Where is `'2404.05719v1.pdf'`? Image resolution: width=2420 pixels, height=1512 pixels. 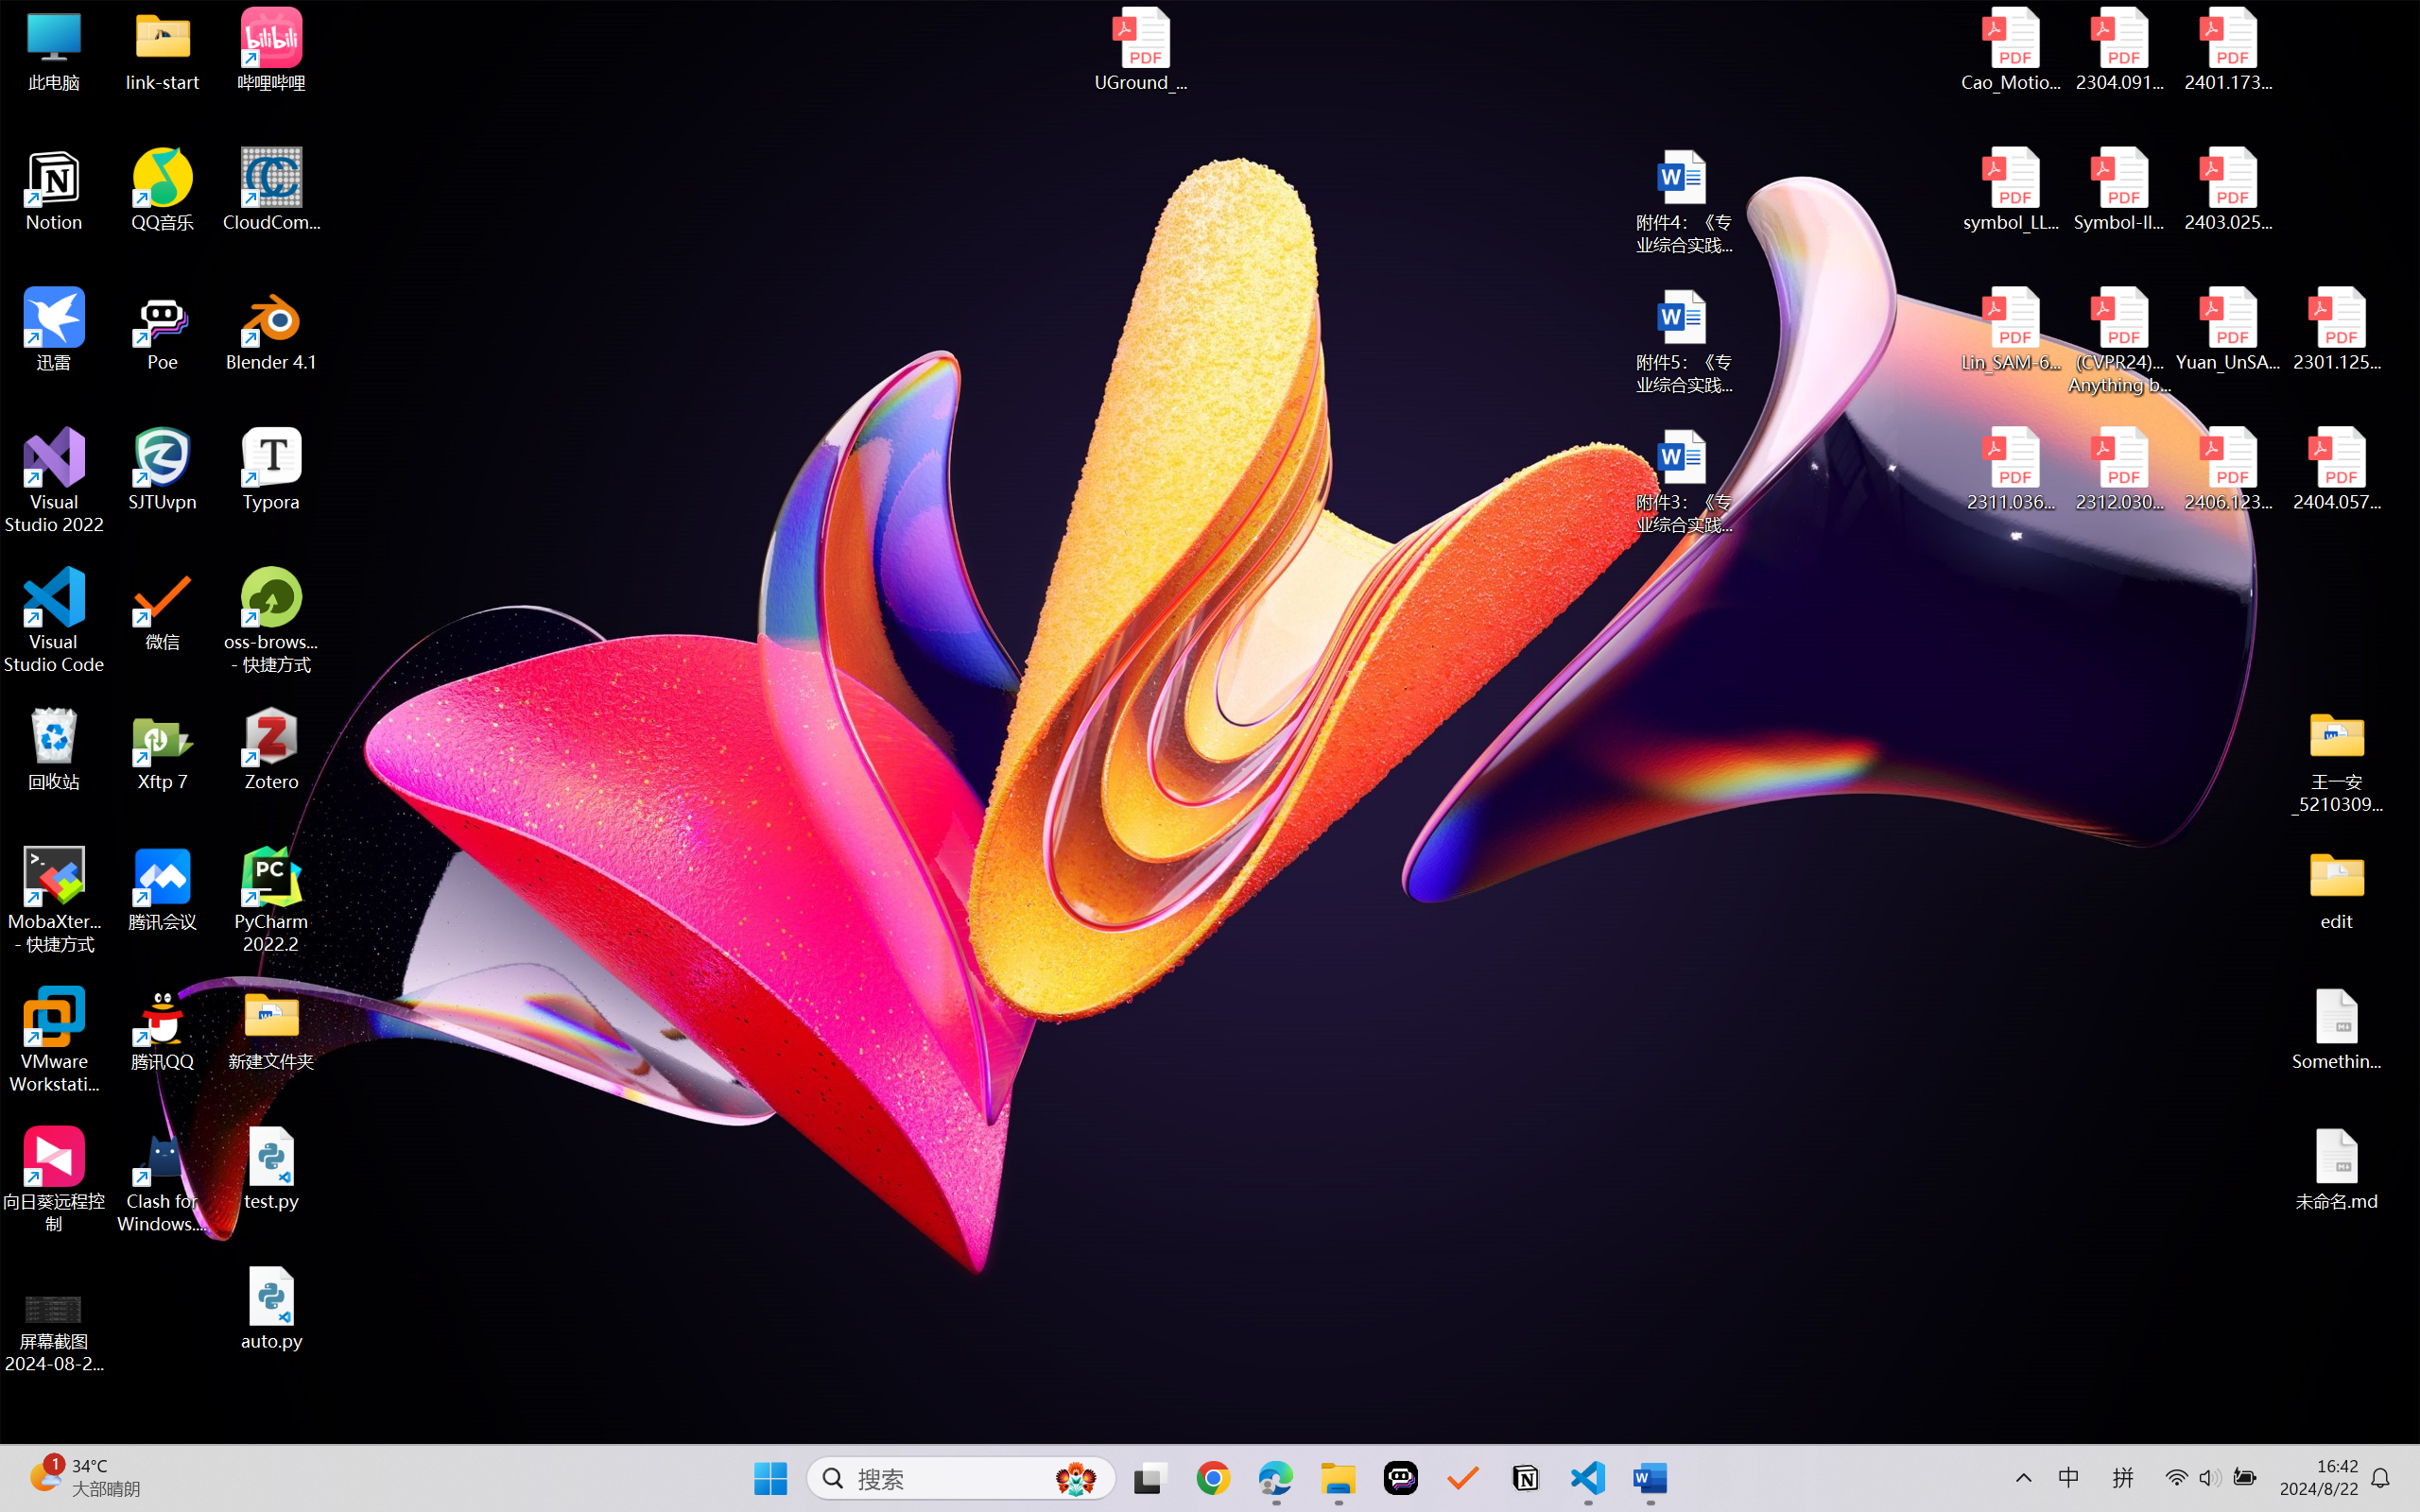 '2404.05719v1.pdf' is located at coordinates (2335, 469).